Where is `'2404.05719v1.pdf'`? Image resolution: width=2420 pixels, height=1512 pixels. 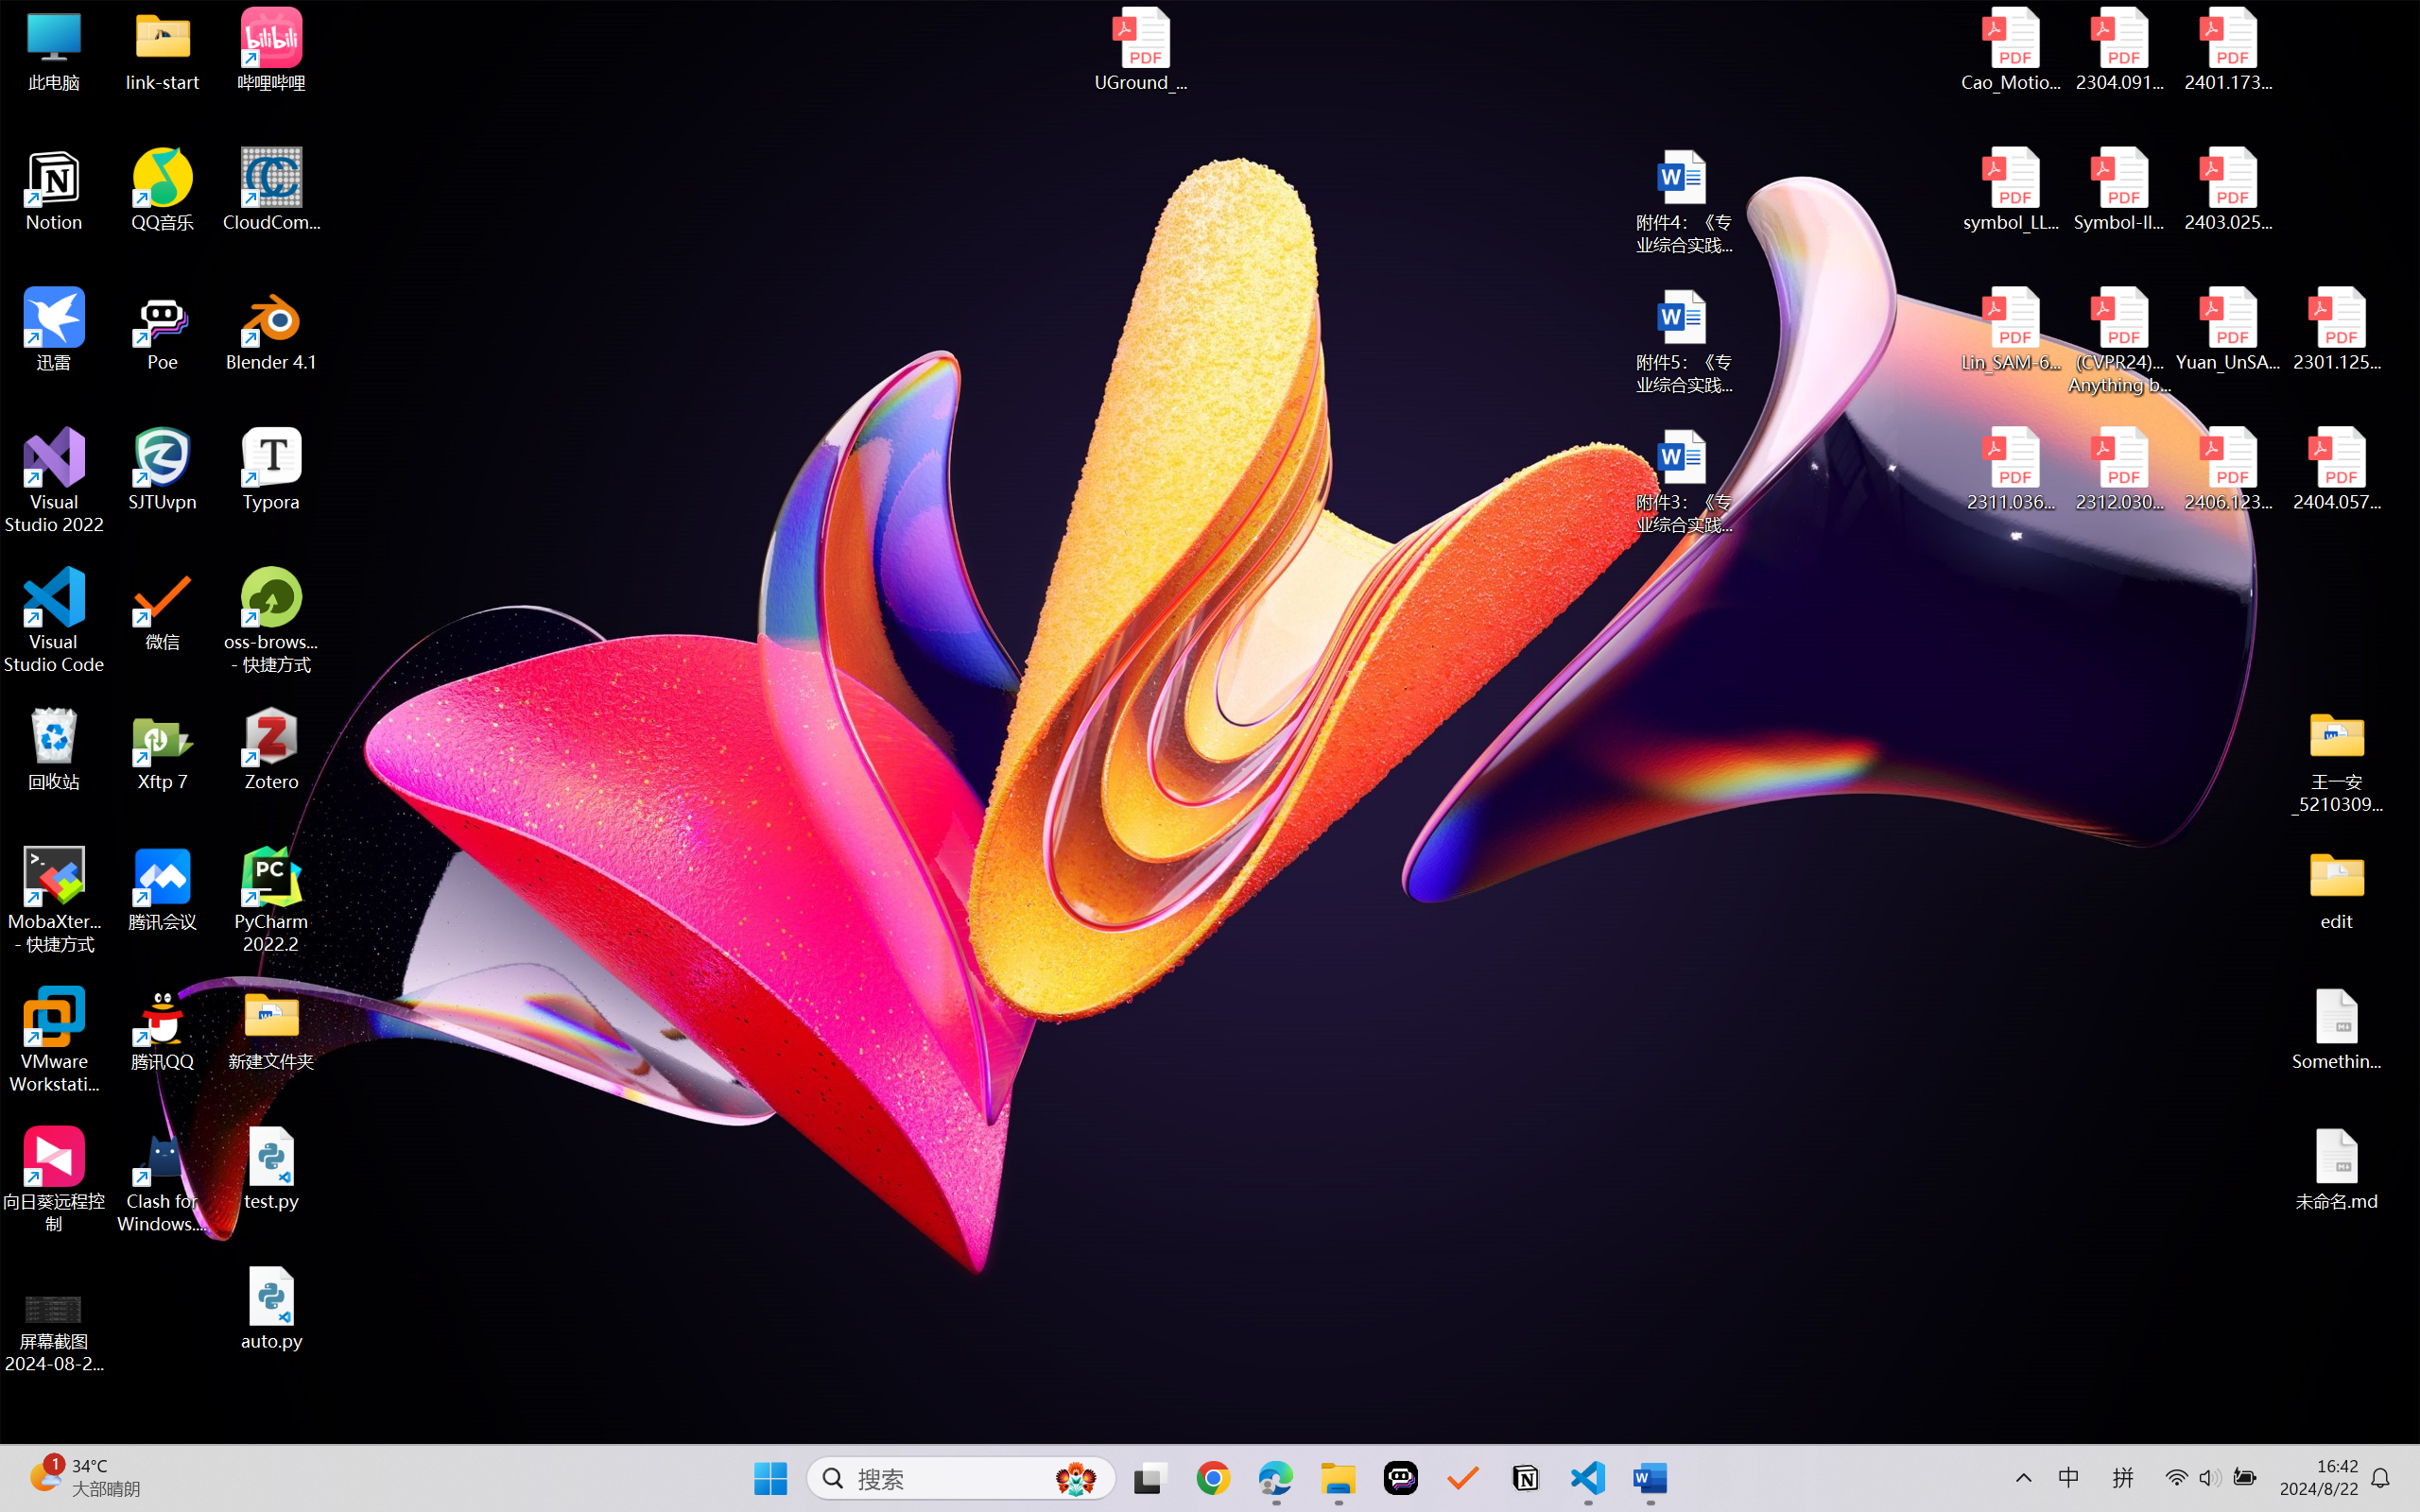 '2404.05719v1.pdf' is located at coordinates (2335, 469).